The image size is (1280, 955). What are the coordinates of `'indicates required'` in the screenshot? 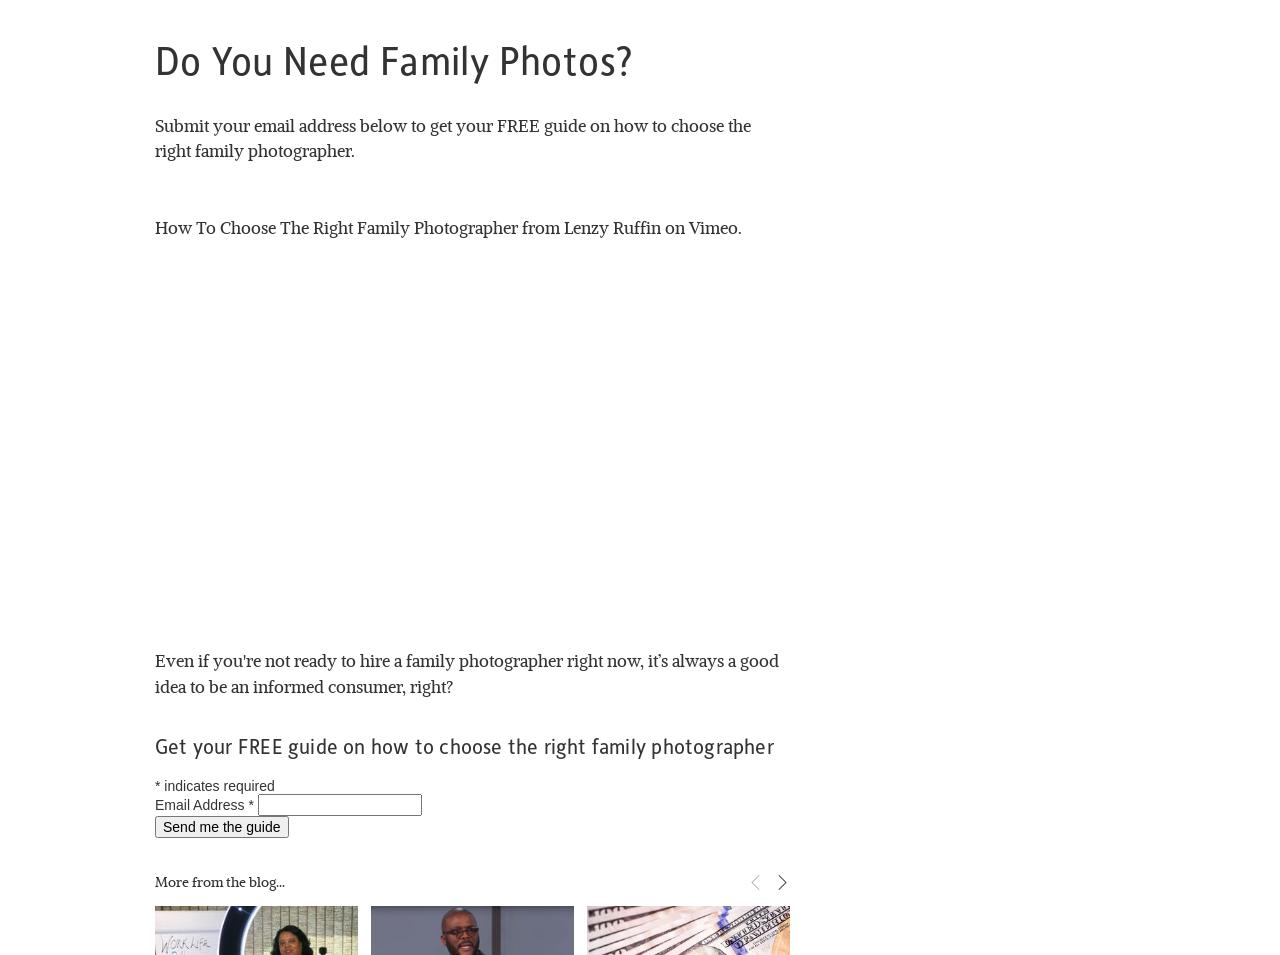 It's located at (160, 784).